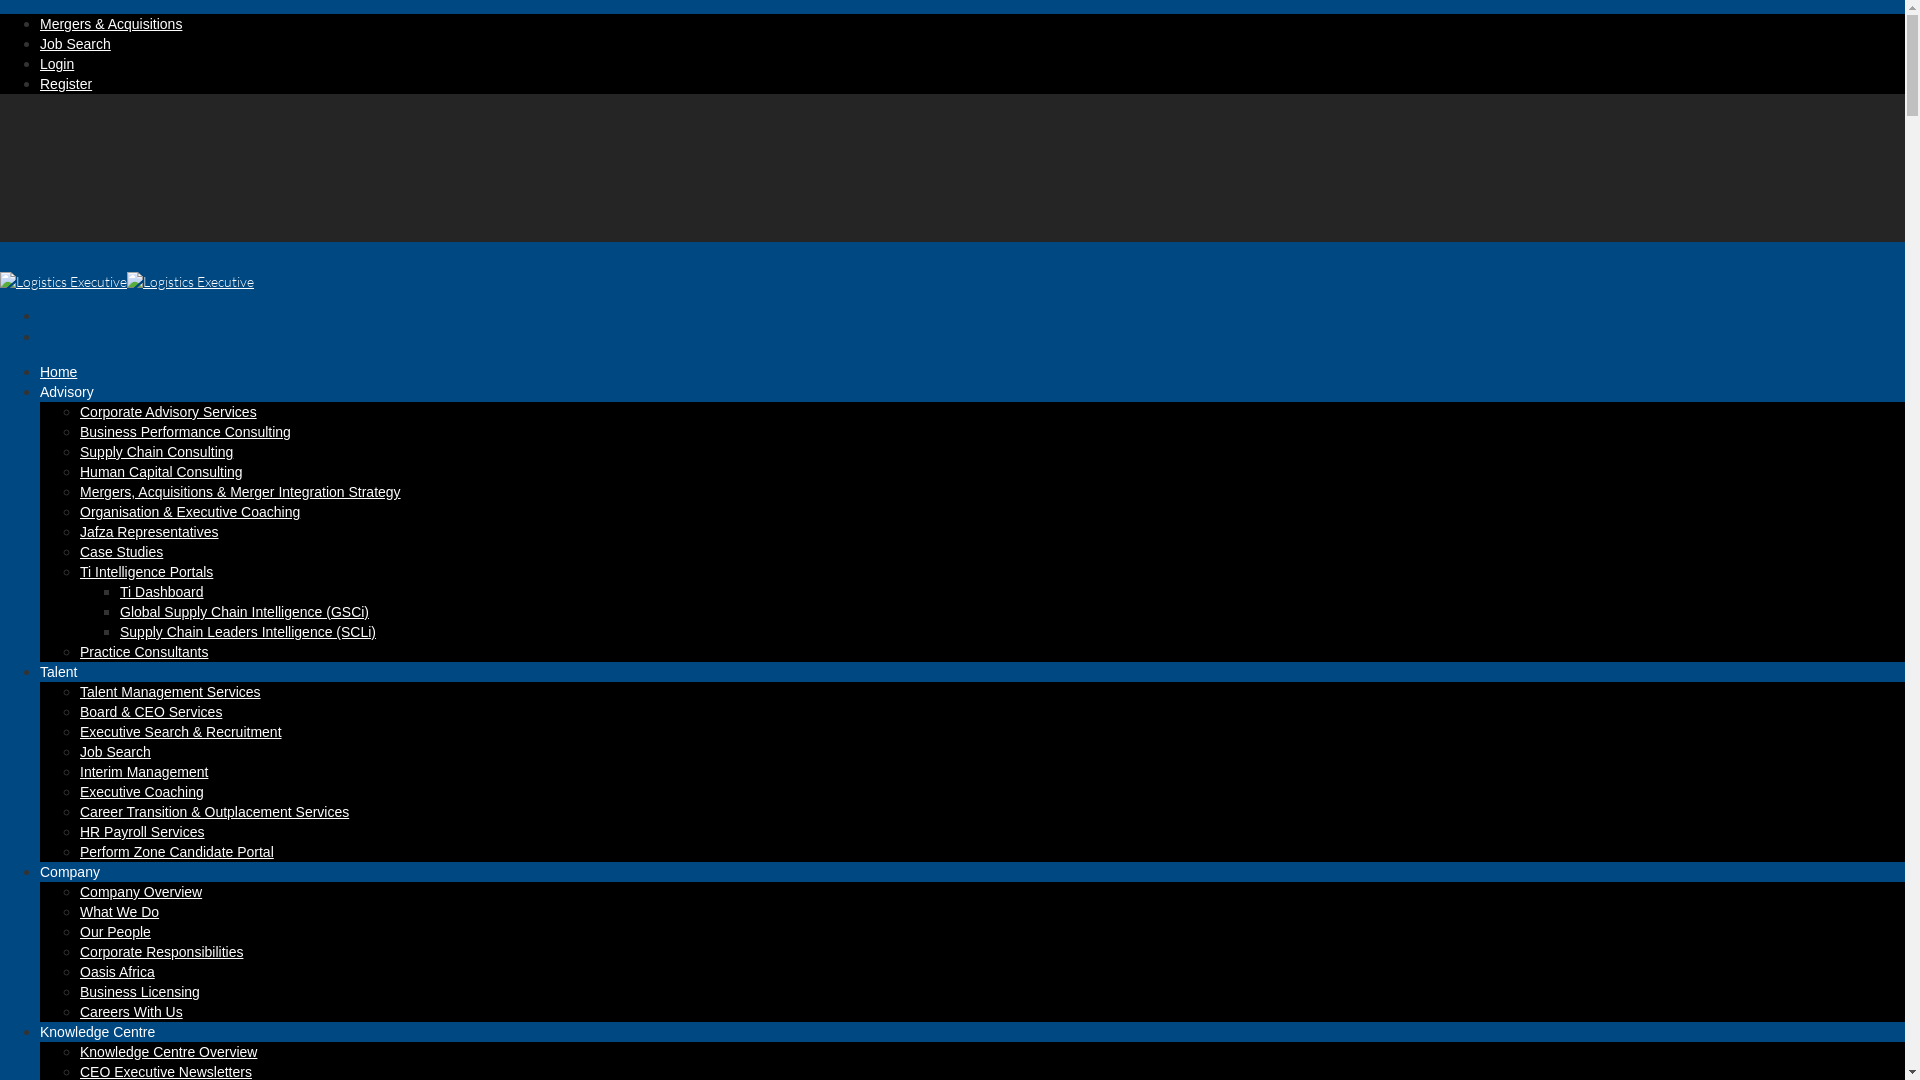  I want to click on 'Business Performance Consulting', so click(185, 431).